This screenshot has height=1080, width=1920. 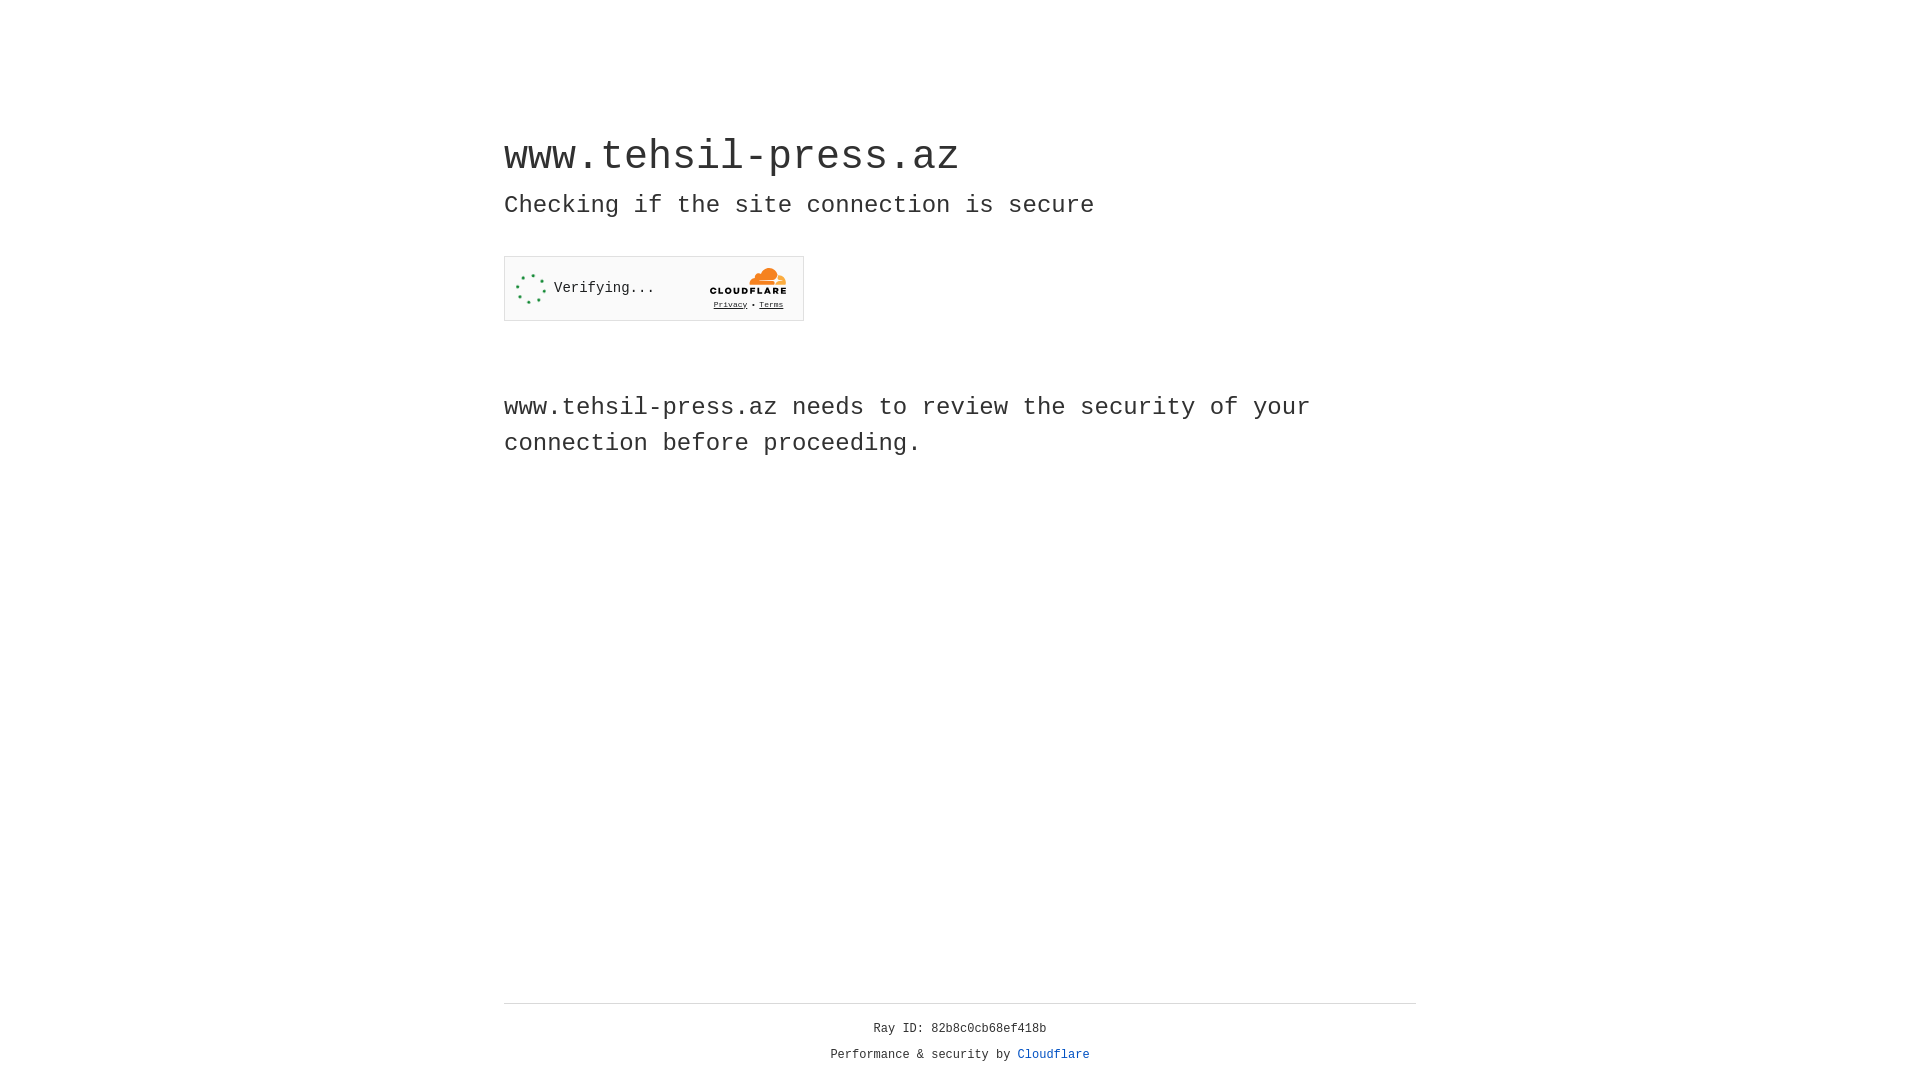 What do you see at coordinates (1053, 1054) in the screenshot?
I see `'Cloudflare'` at bounding box center [1053, 1054].